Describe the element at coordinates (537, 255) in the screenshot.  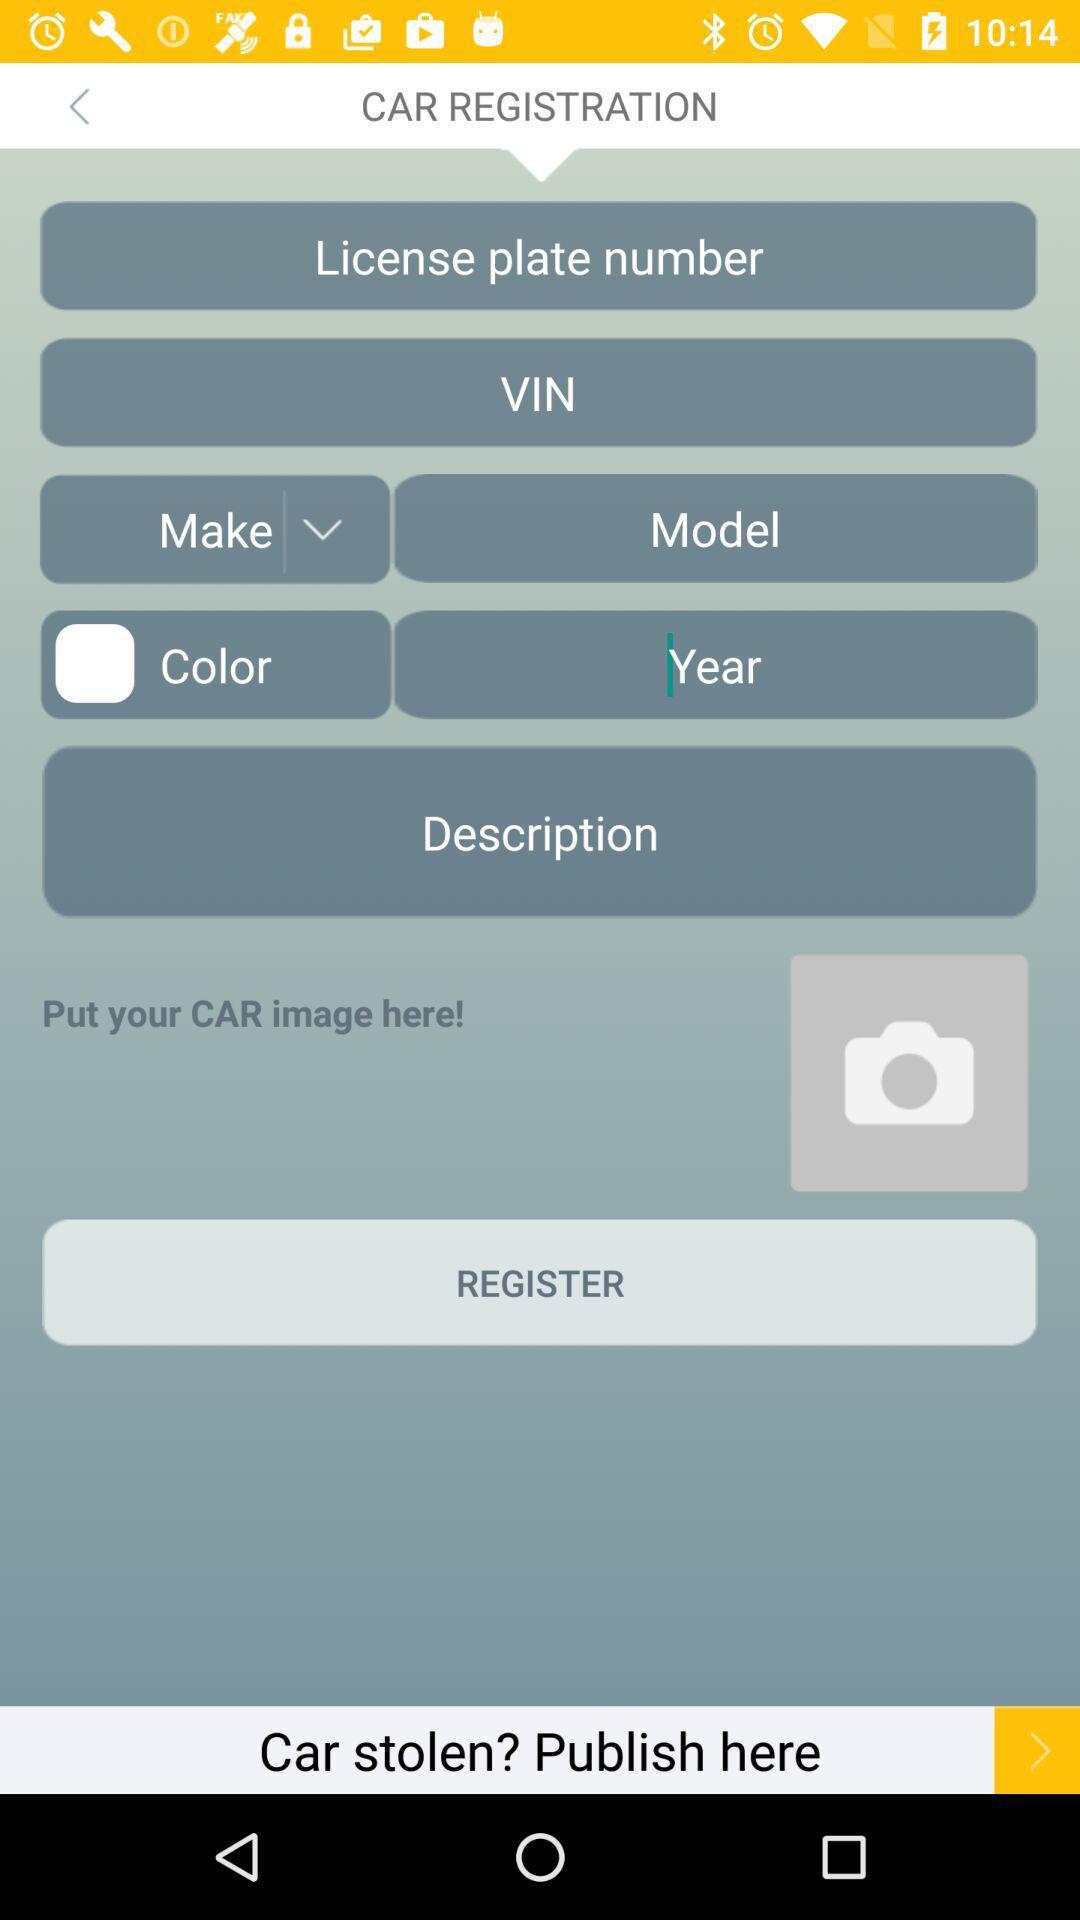
I see `license plate number` at that location.